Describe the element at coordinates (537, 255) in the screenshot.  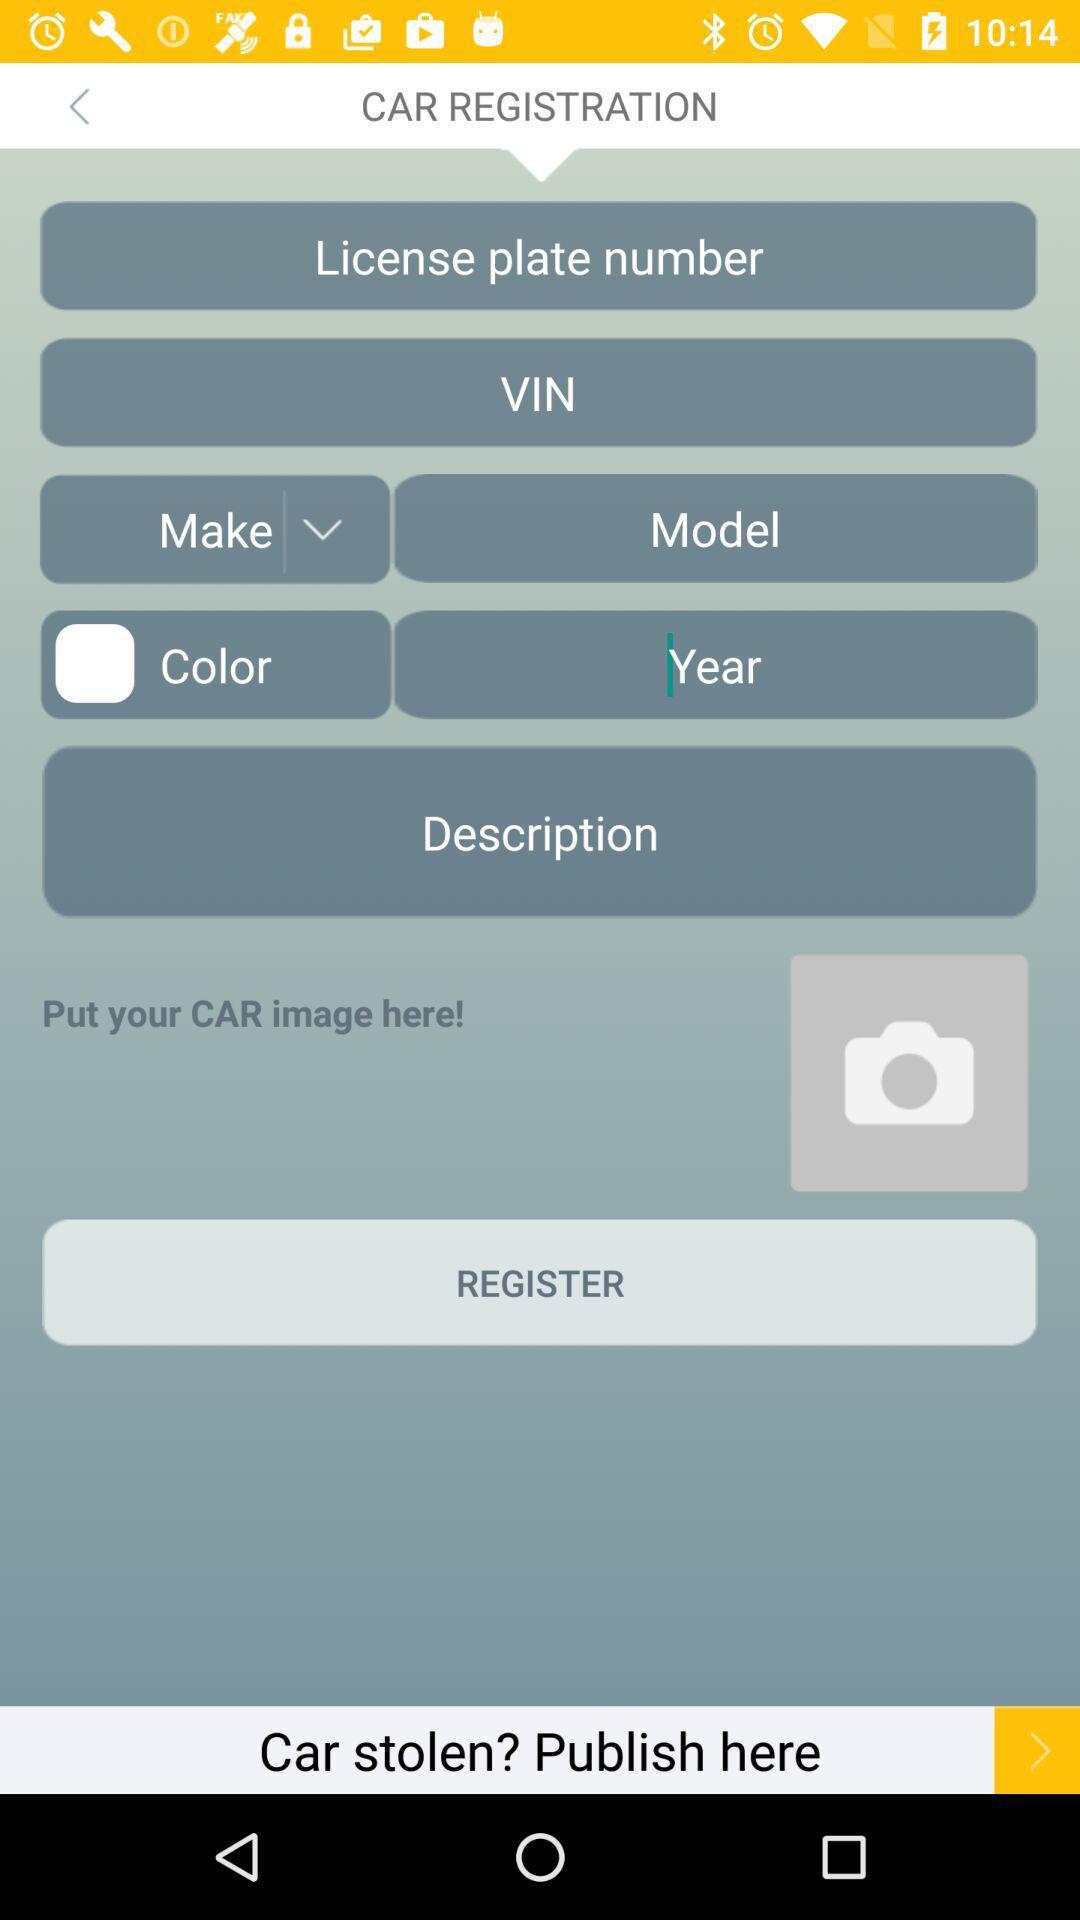
I see `license plate number` at that location.